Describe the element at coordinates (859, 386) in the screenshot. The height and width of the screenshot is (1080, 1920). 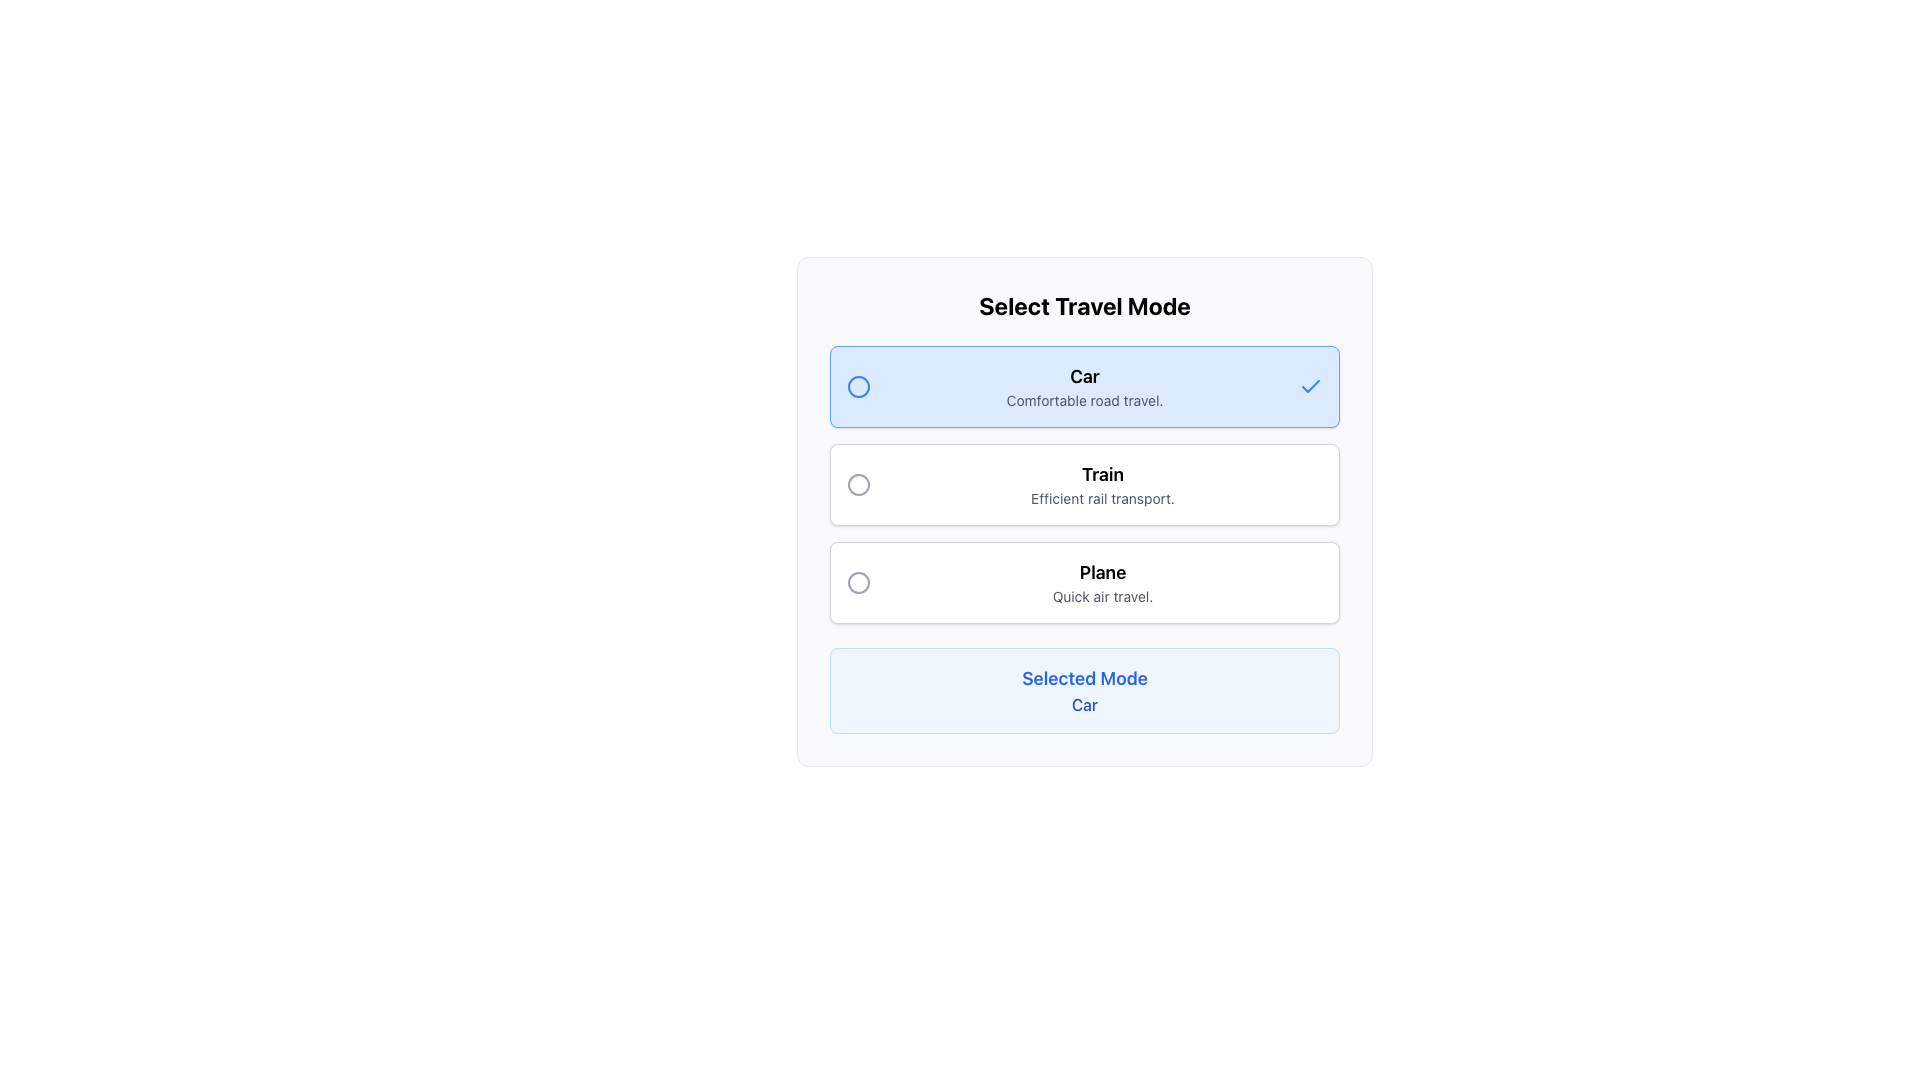
I see `the status indication of the blue-outlined circular icon located to the left of the word 'Car' in the highlighted selectable option card` at that location.